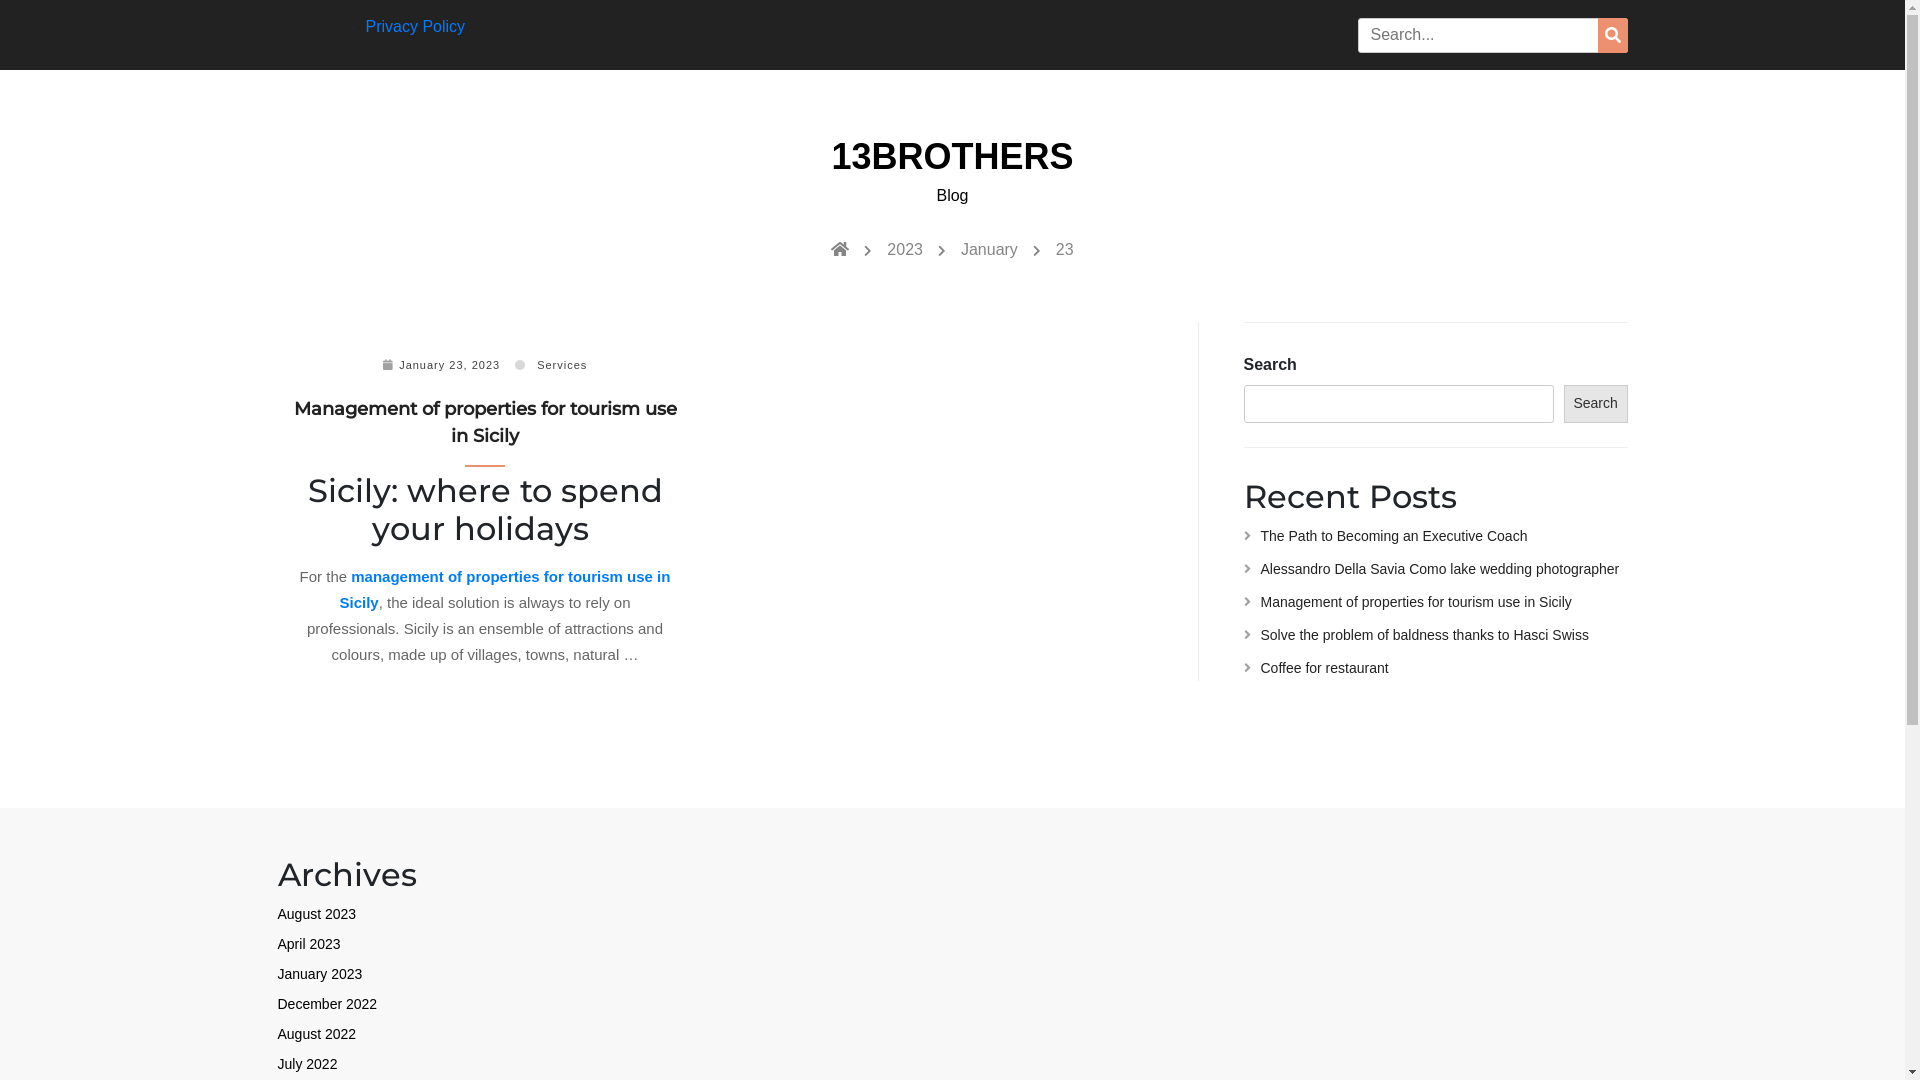  I want to click on 'January 23, 2023', so click(398, 365).